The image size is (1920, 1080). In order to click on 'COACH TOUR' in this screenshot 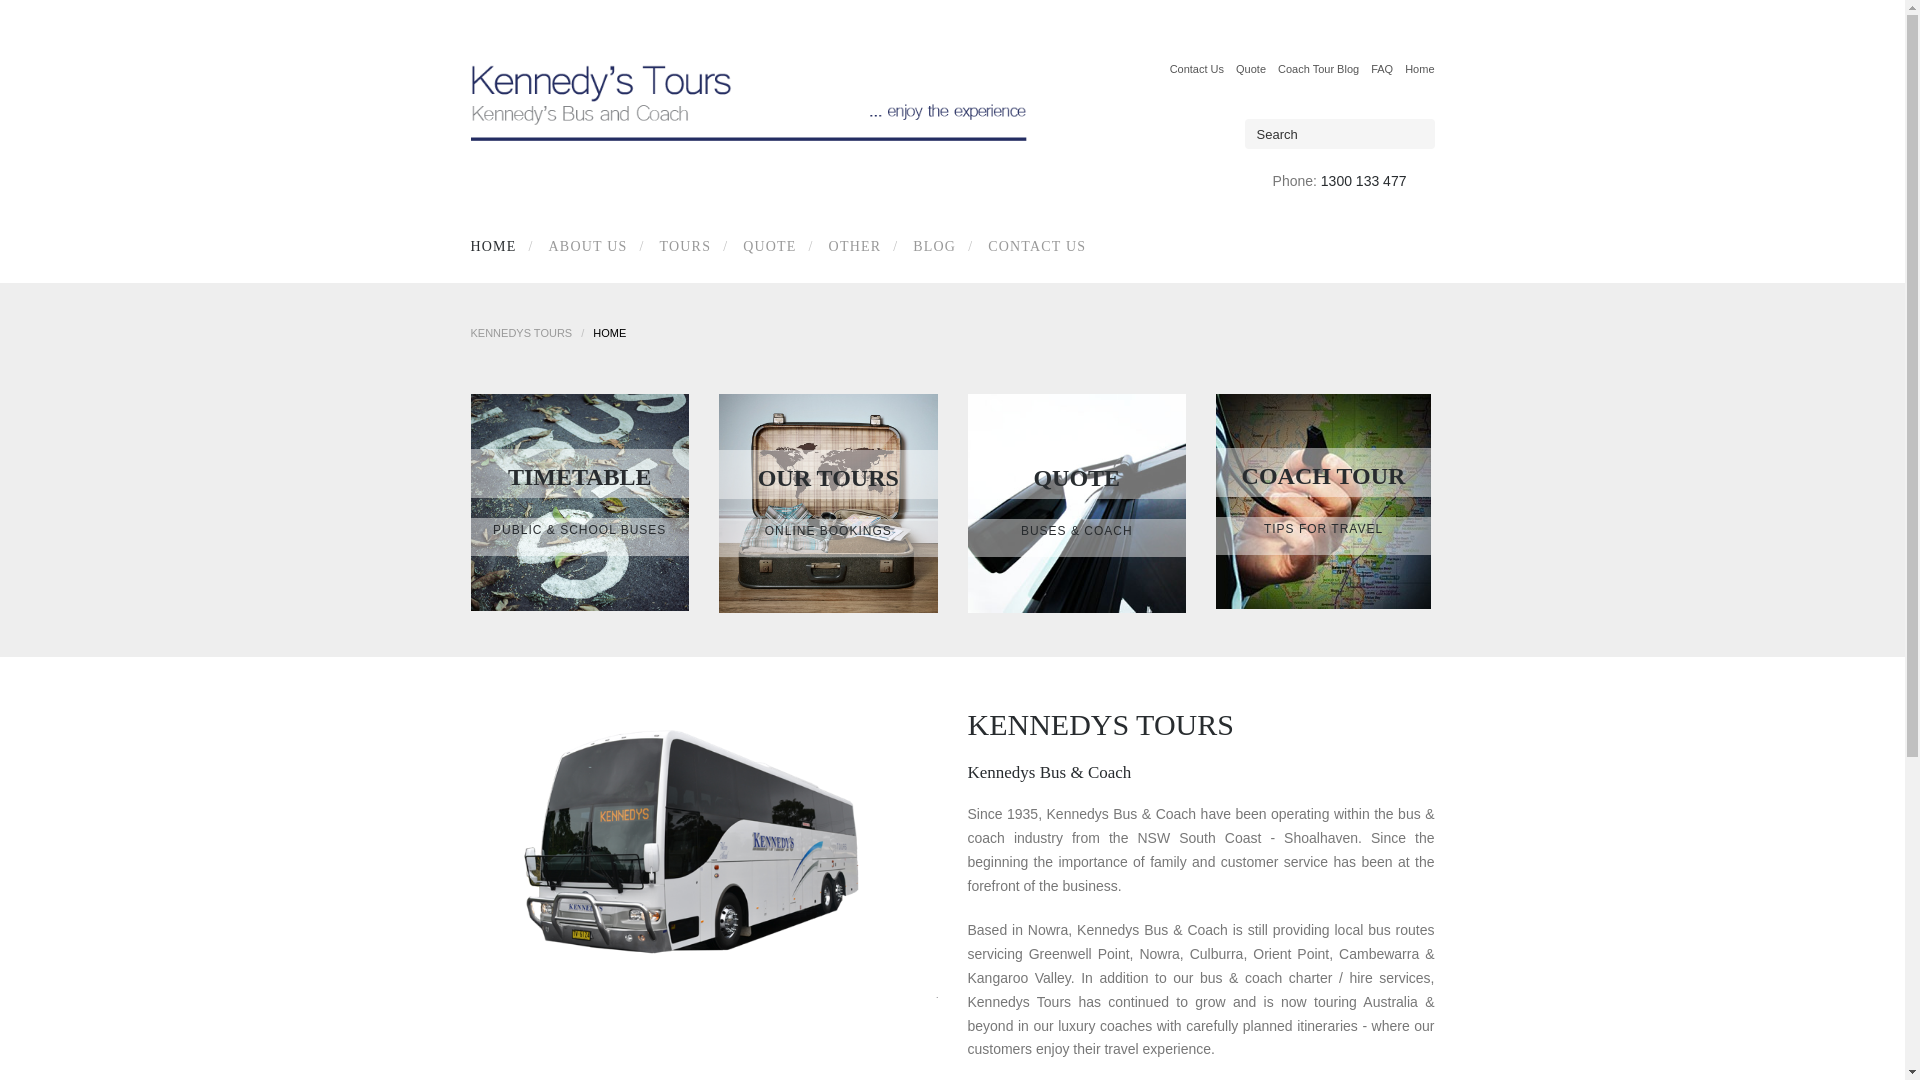, I will do `click(1323, 475)`.